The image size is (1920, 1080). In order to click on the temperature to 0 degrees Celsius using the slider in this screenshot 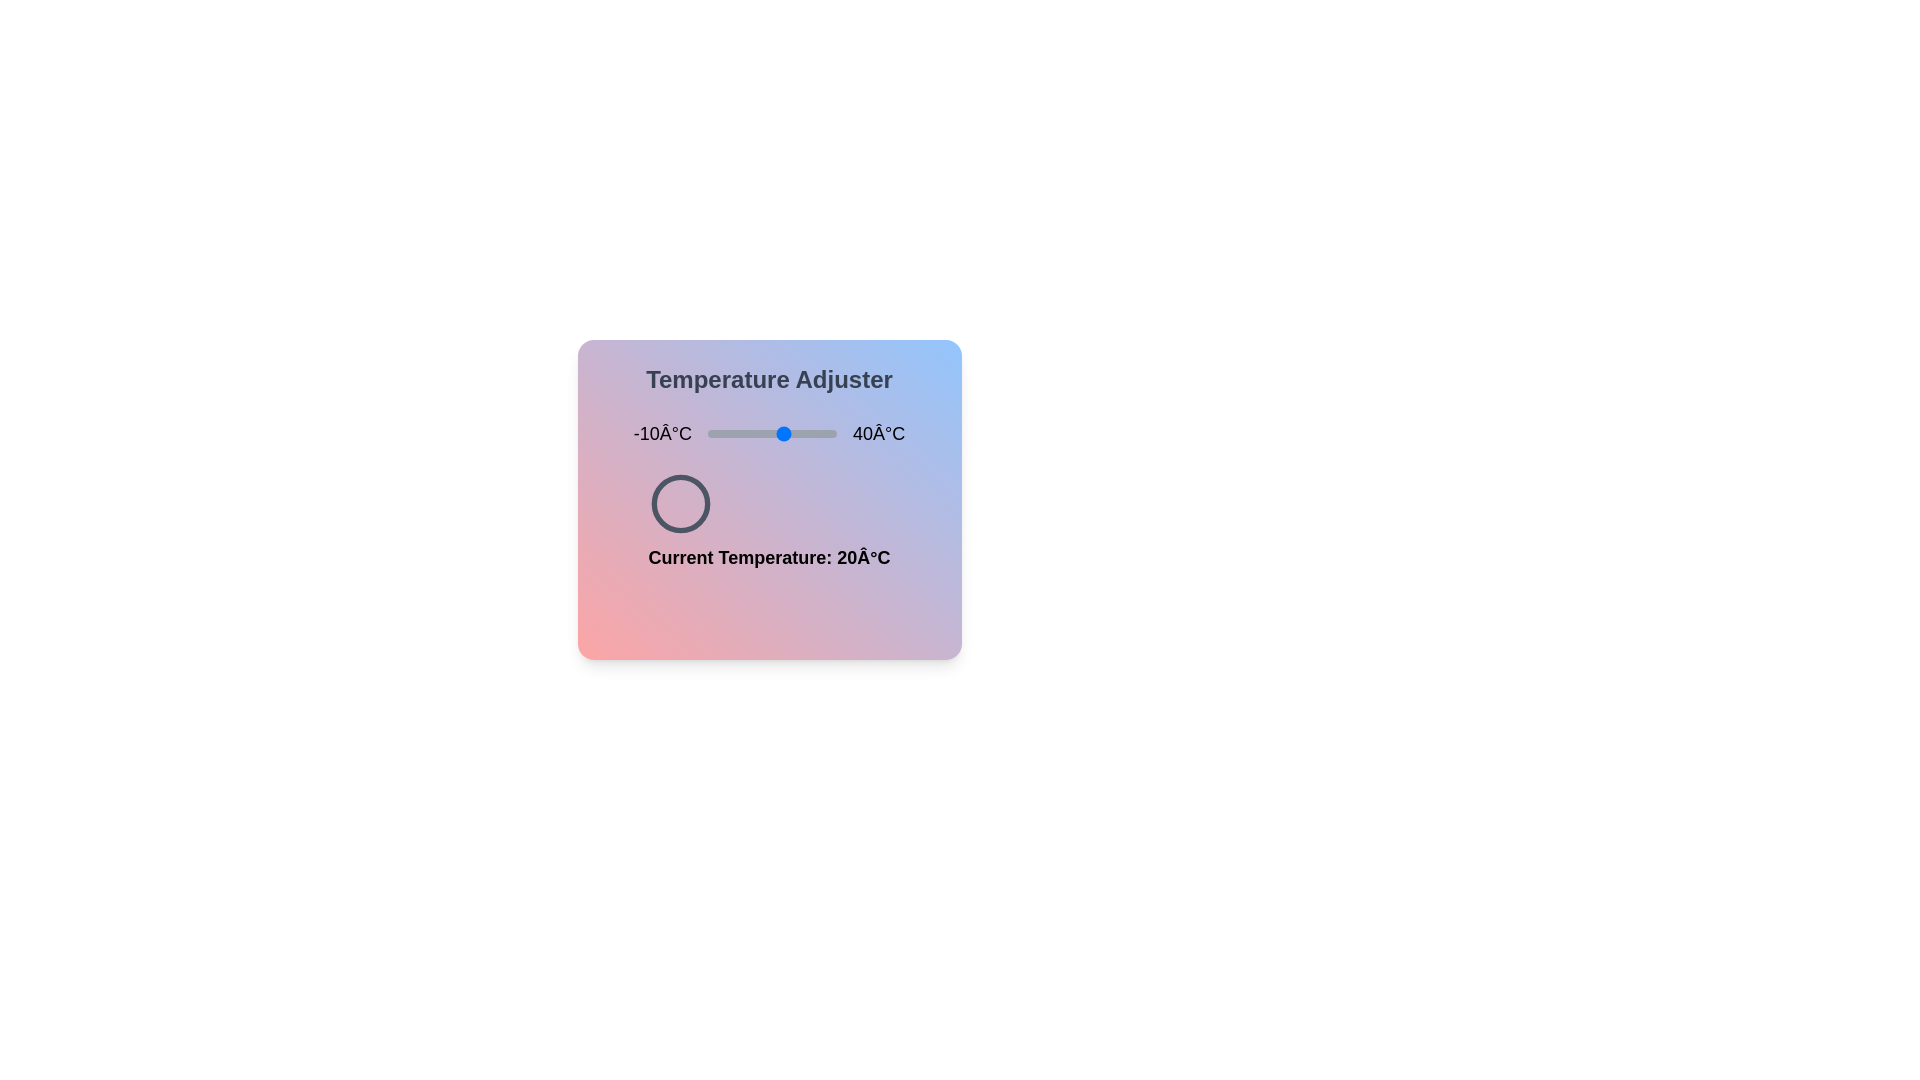, I will do `click(732, 433)`.